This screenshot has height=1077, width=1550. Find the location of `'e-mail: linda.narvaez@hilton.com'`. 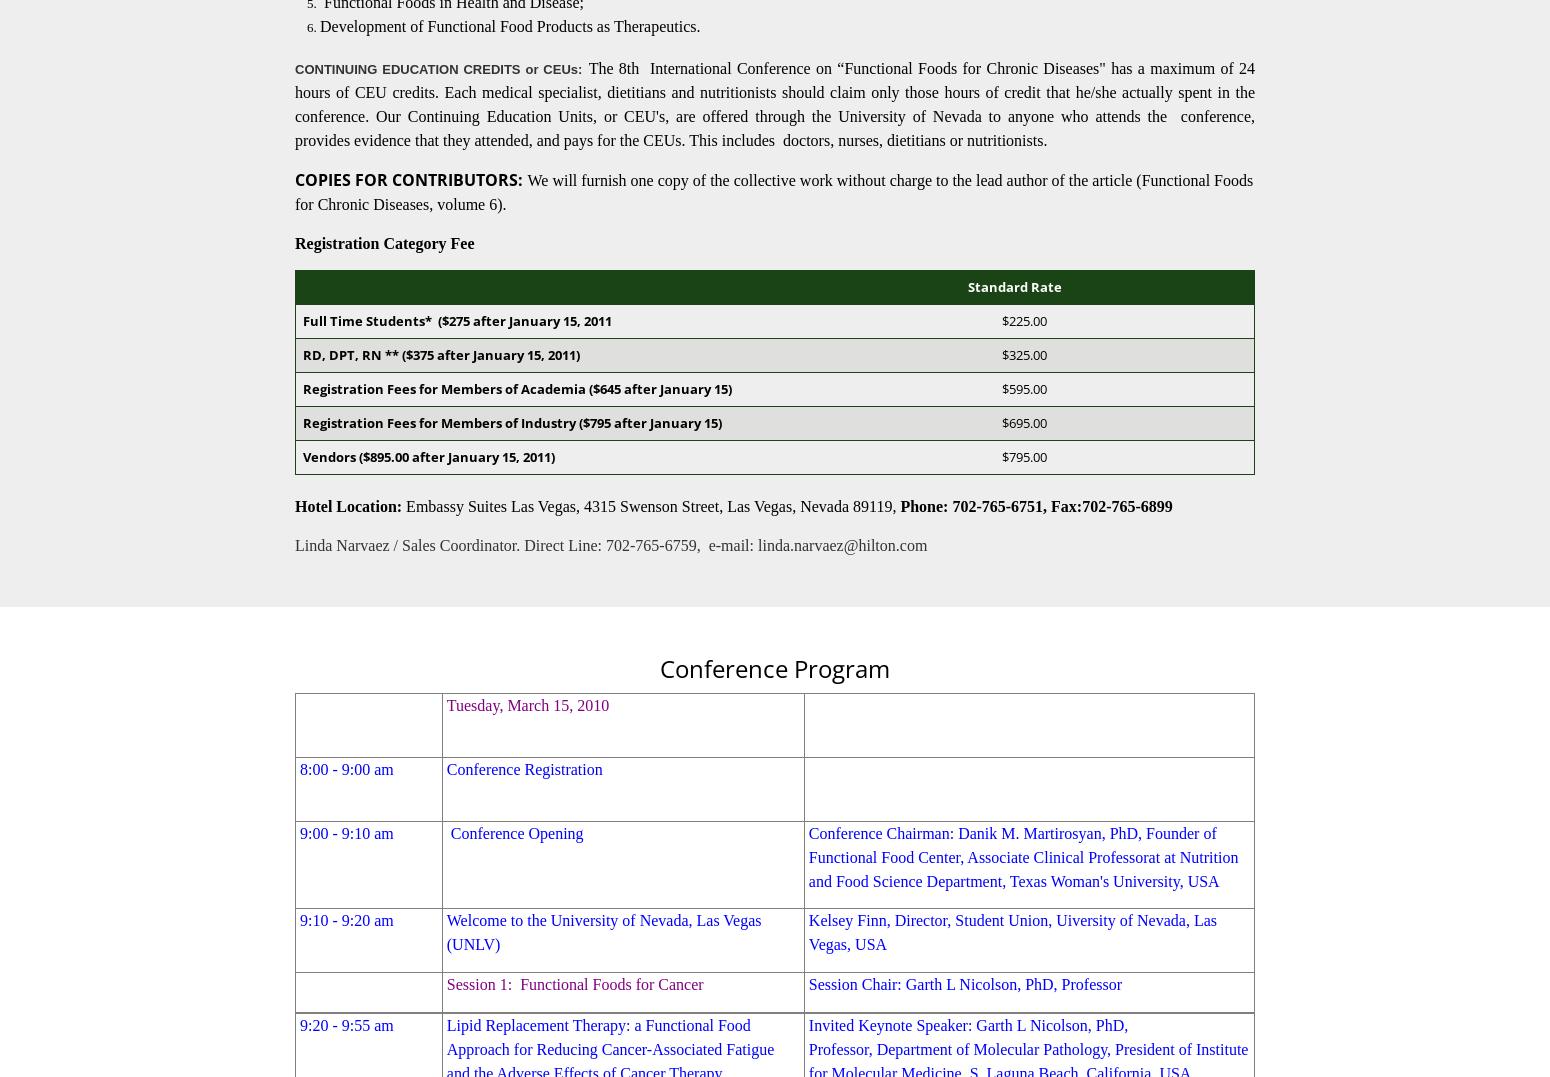

'e-mail: linda.narvaez@hilton.com' is located at coordinates (812, 544).